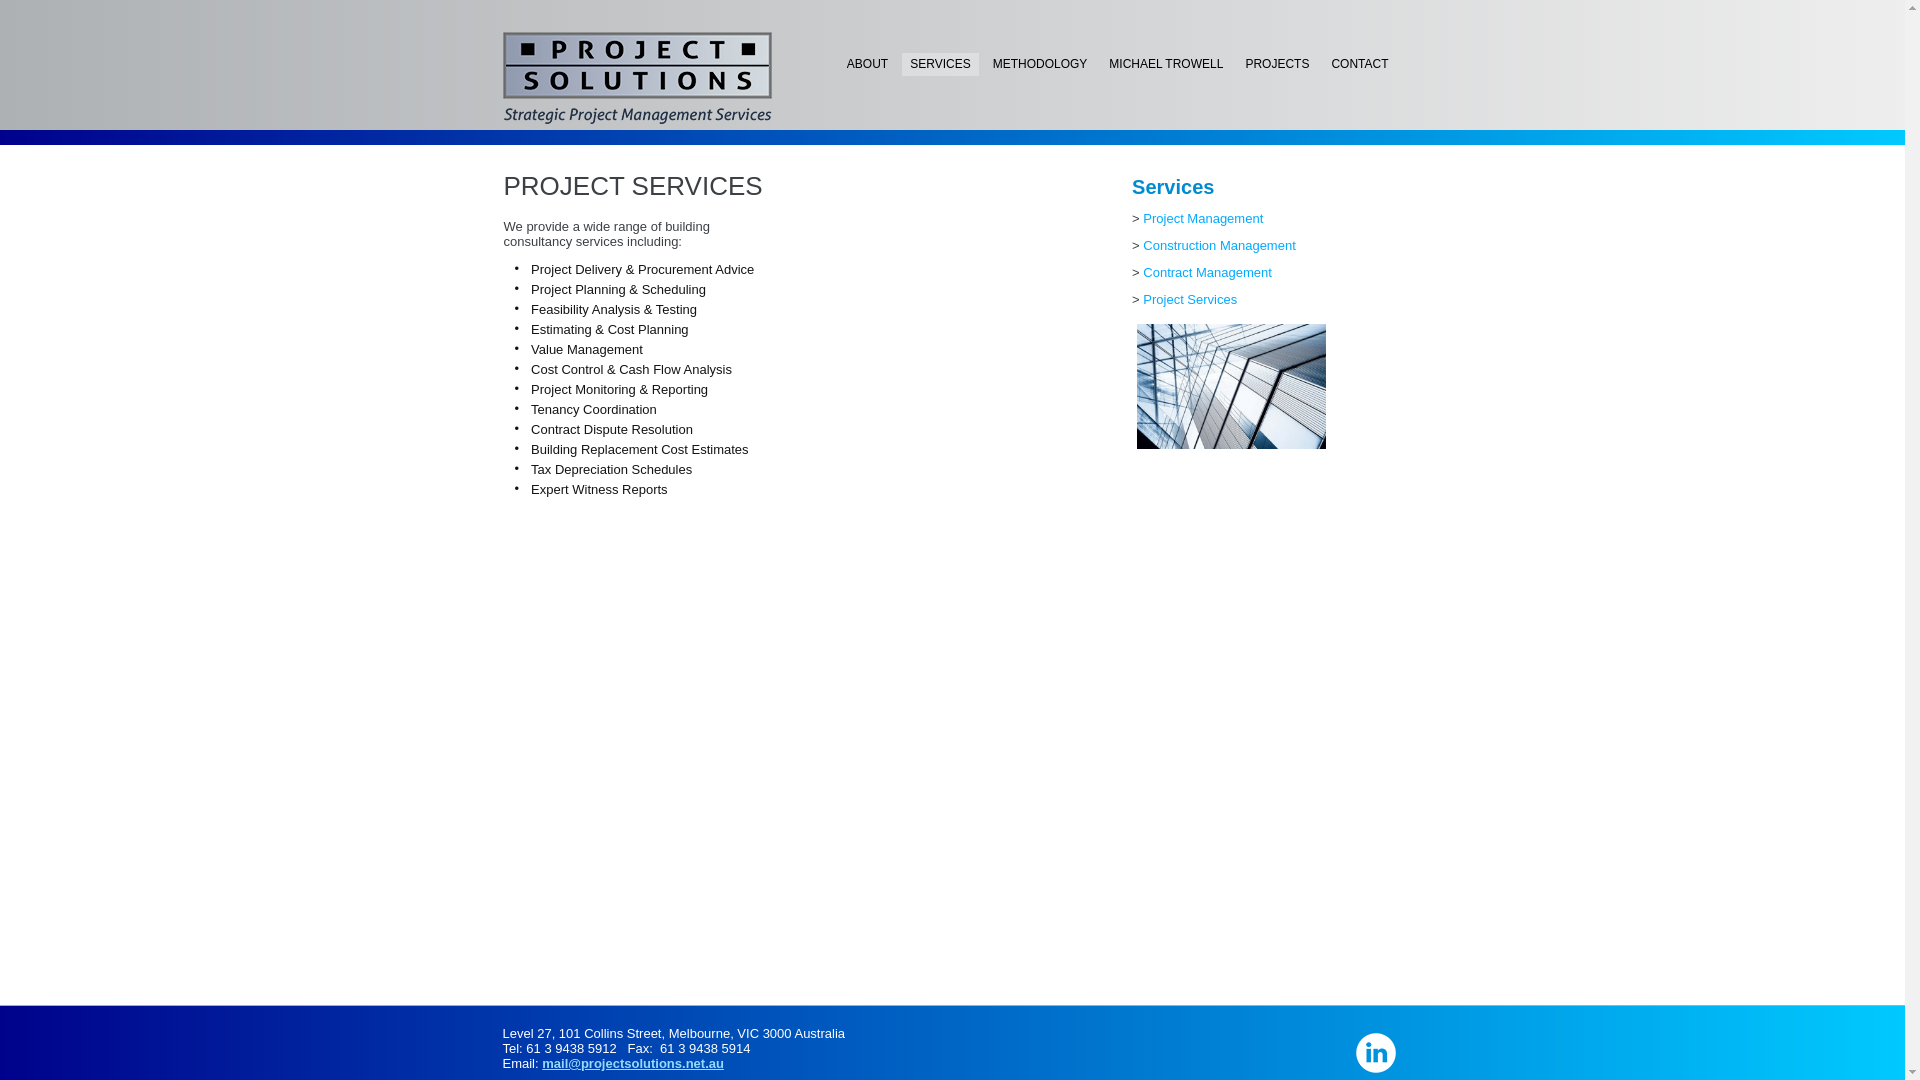 This screenshot has height=1080, width=1920. What do you see at coordinates (1040, 63) in the screenshot?
I see `'METHODOLOGY'` at bounding box center [1040, 63].